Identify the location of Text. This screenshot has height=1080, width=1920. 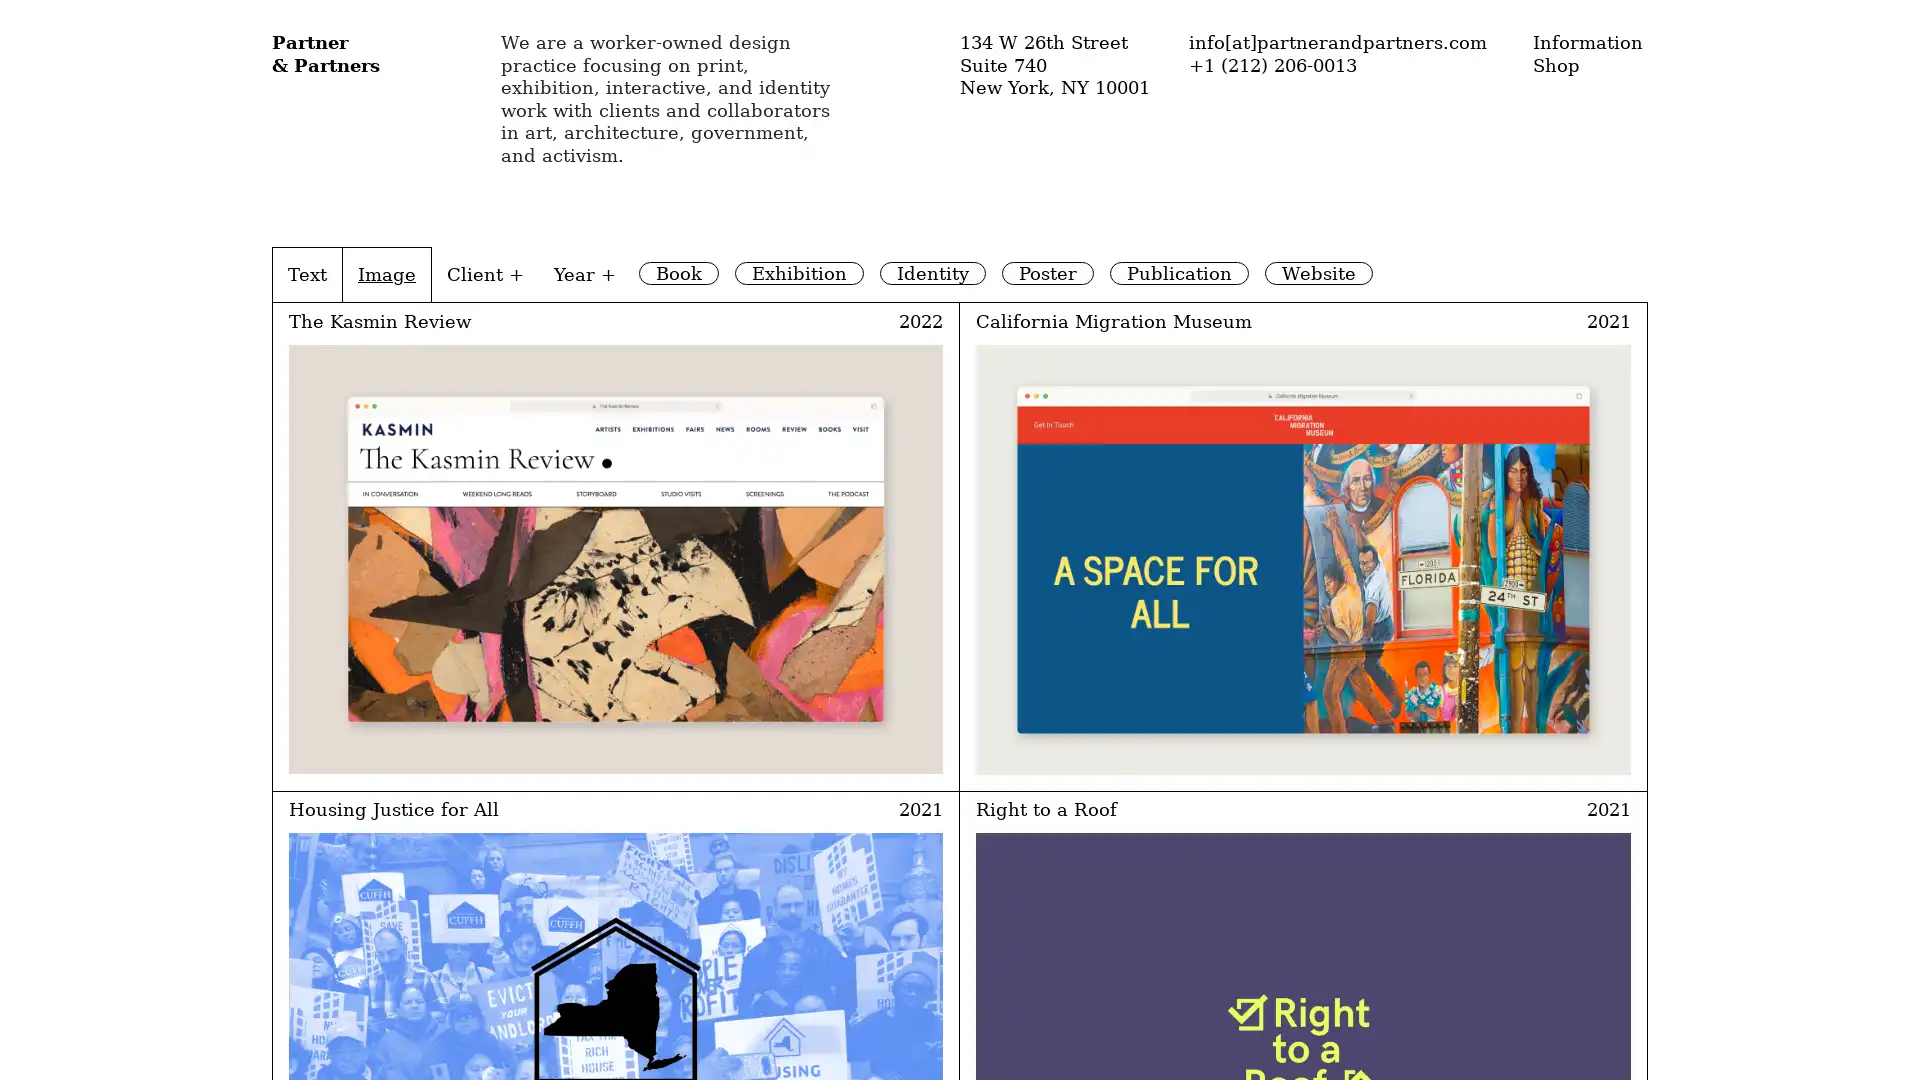
(306, 273).